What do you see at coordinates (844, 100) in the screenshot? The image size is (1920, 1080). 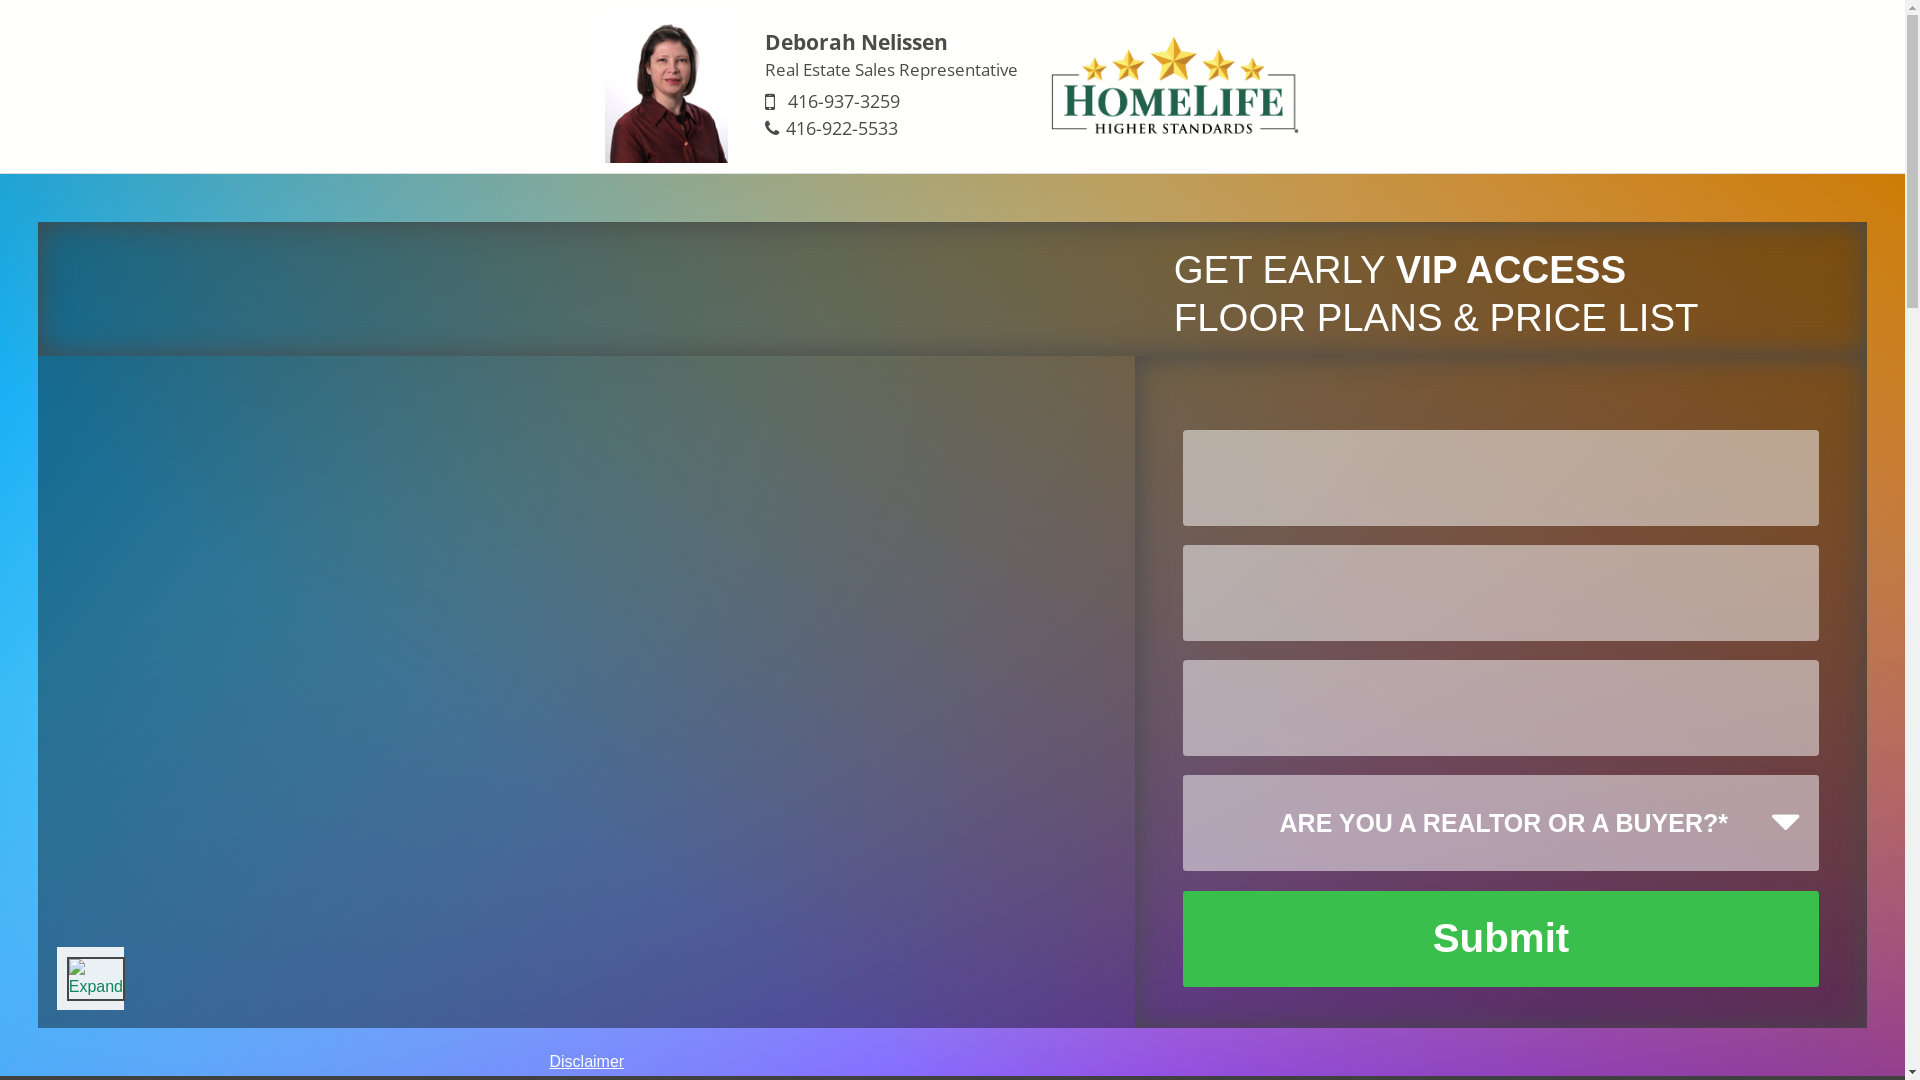 I see `'416-937-3259'` at bounding box center [844, 100].